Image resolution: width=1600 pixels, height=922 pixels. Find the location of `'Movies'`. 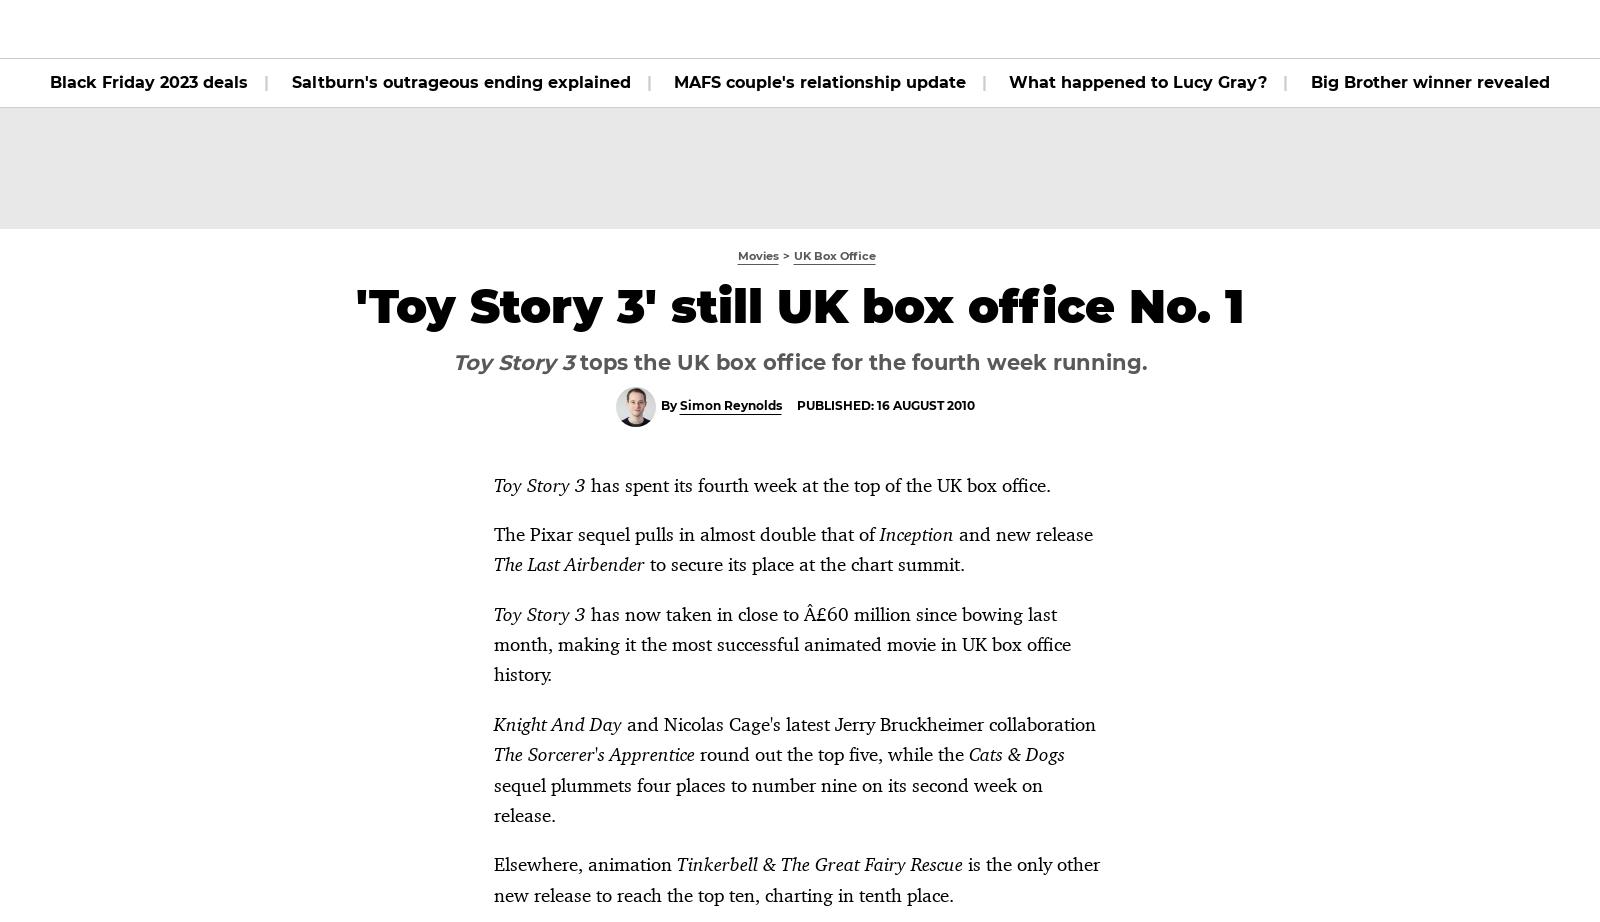

'Movies' is located at coordinates (482, 28).